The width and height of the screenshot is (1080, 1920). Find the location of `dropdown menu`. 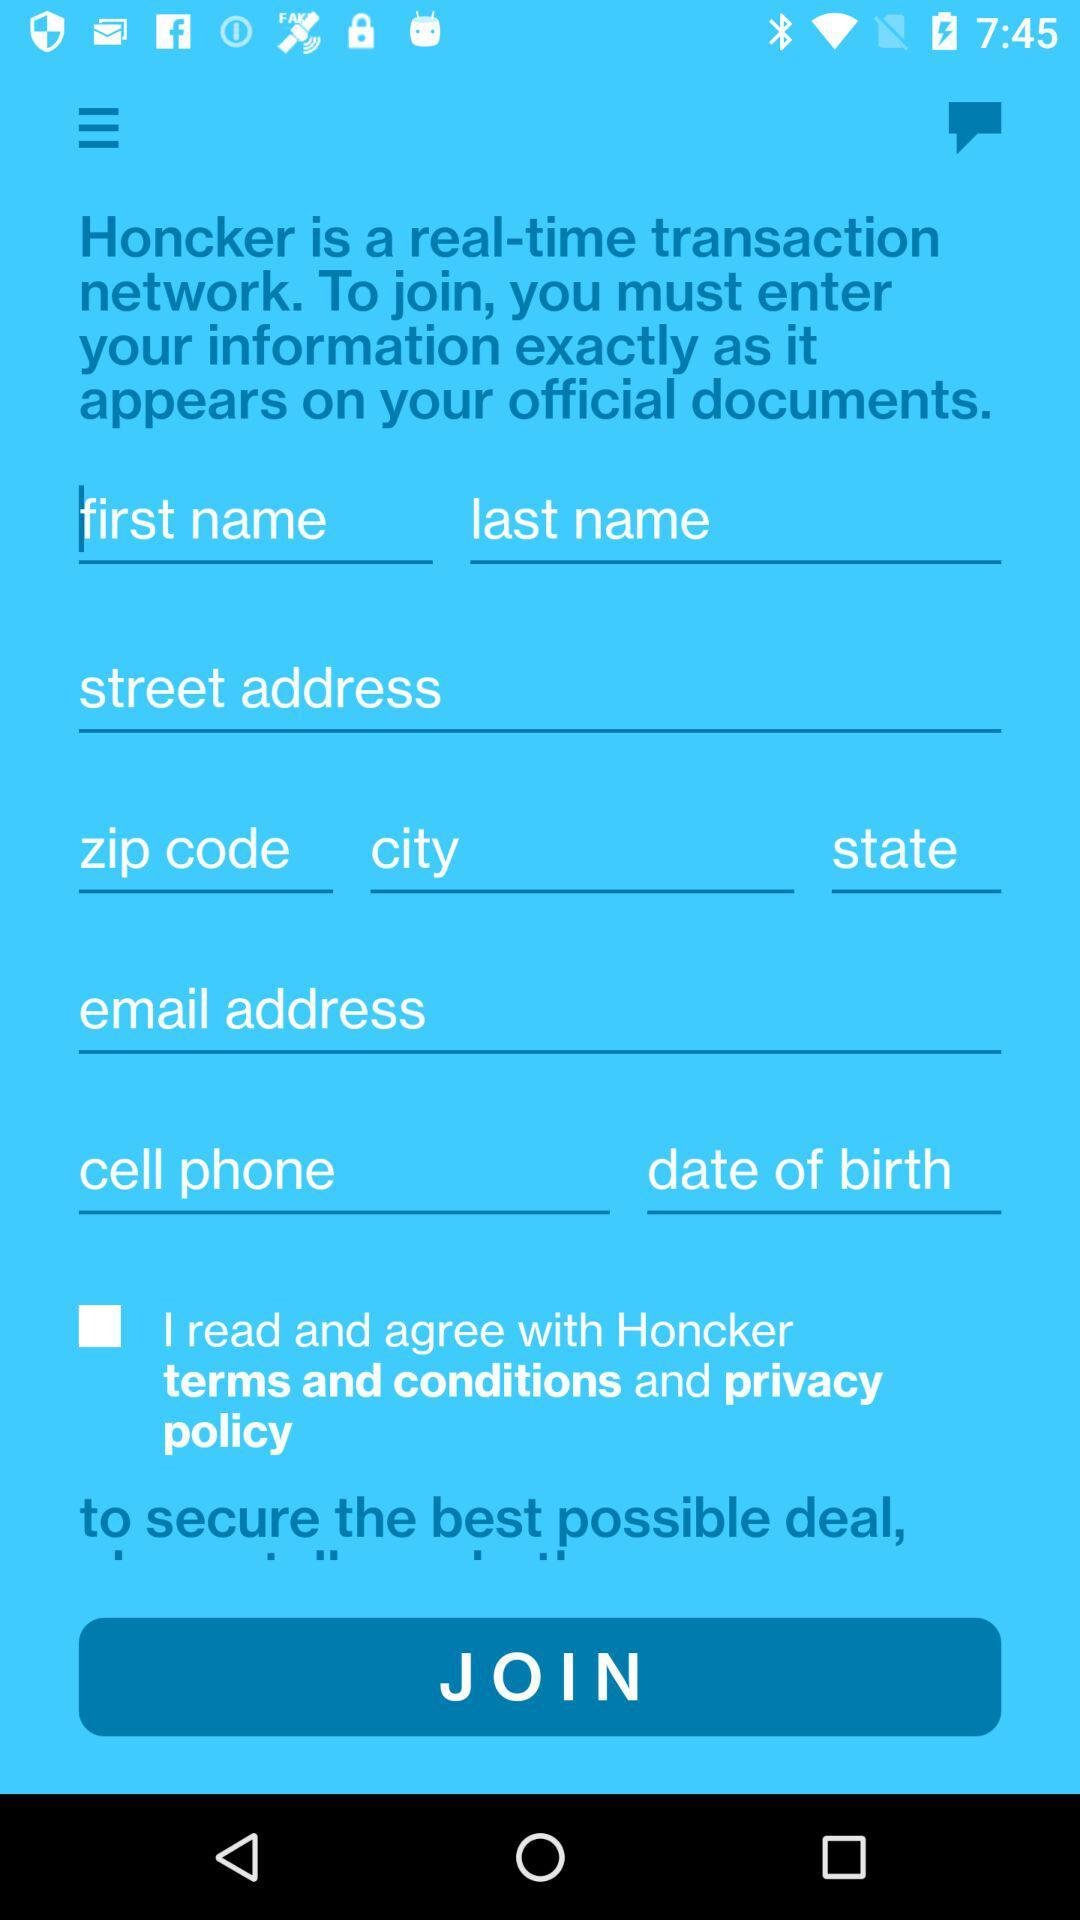

dropdown menu is located at coordinates (98, 126).